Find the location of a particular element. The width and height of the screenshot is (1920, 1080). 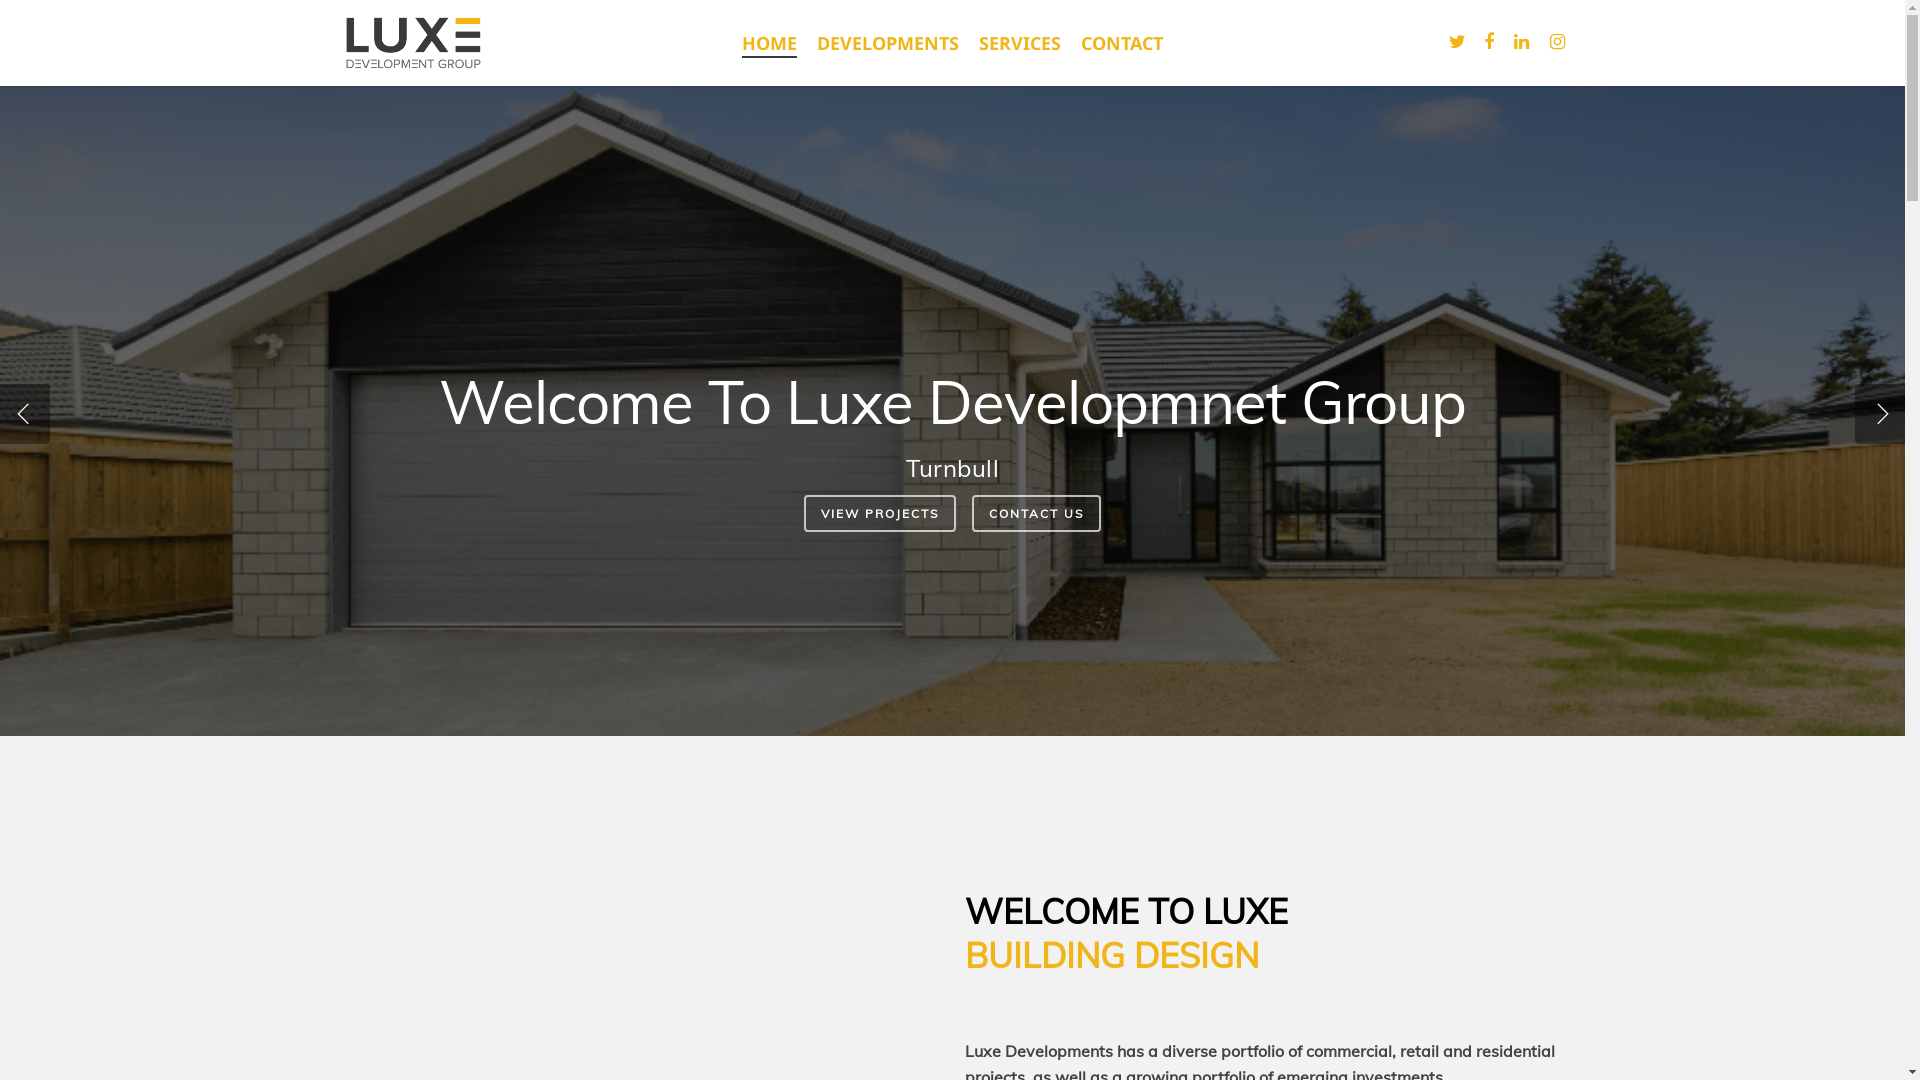

'DEVELOPMENTS' is located at coordinates (887, 42).